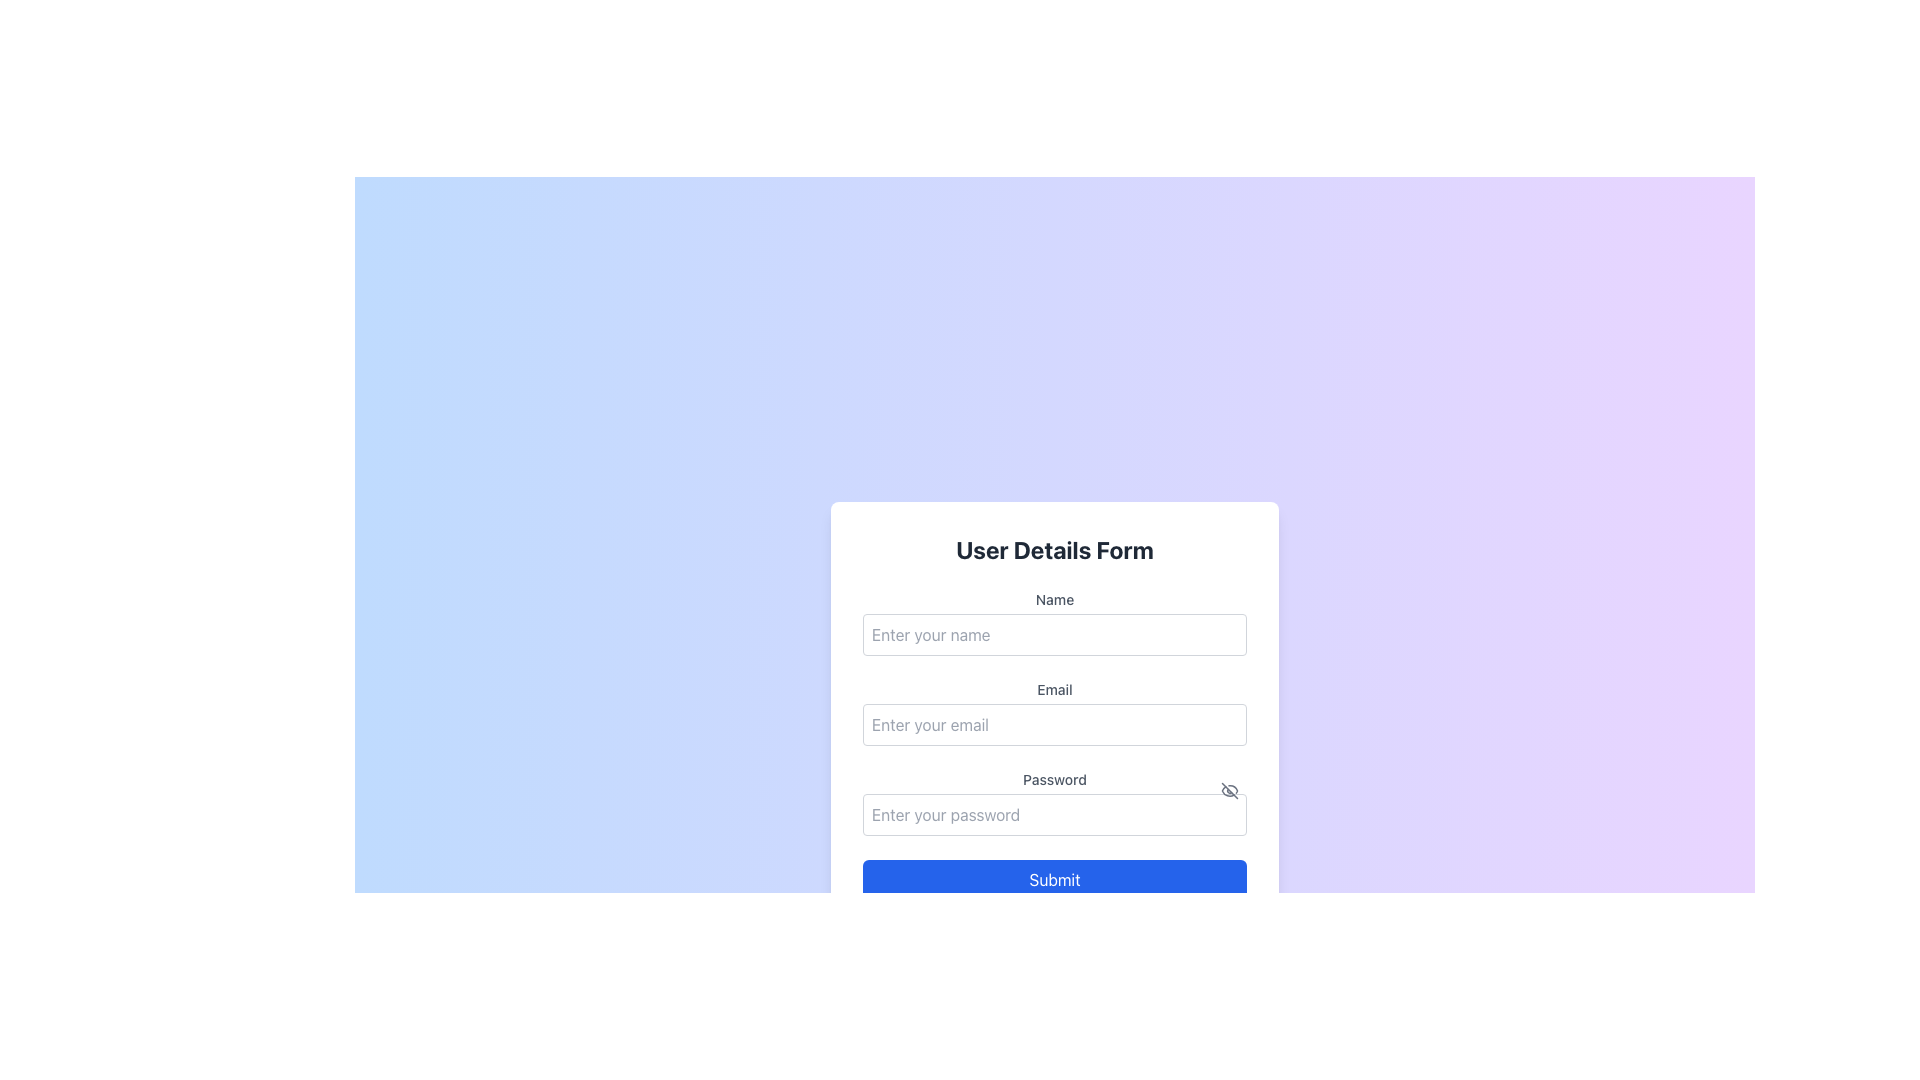  Describe the element at coordinates (1054, 599) in the screenshot. I see `the 'Name' text label element, which is styled with a small font size and medium weight in gray color, located above the name input field` at that location.